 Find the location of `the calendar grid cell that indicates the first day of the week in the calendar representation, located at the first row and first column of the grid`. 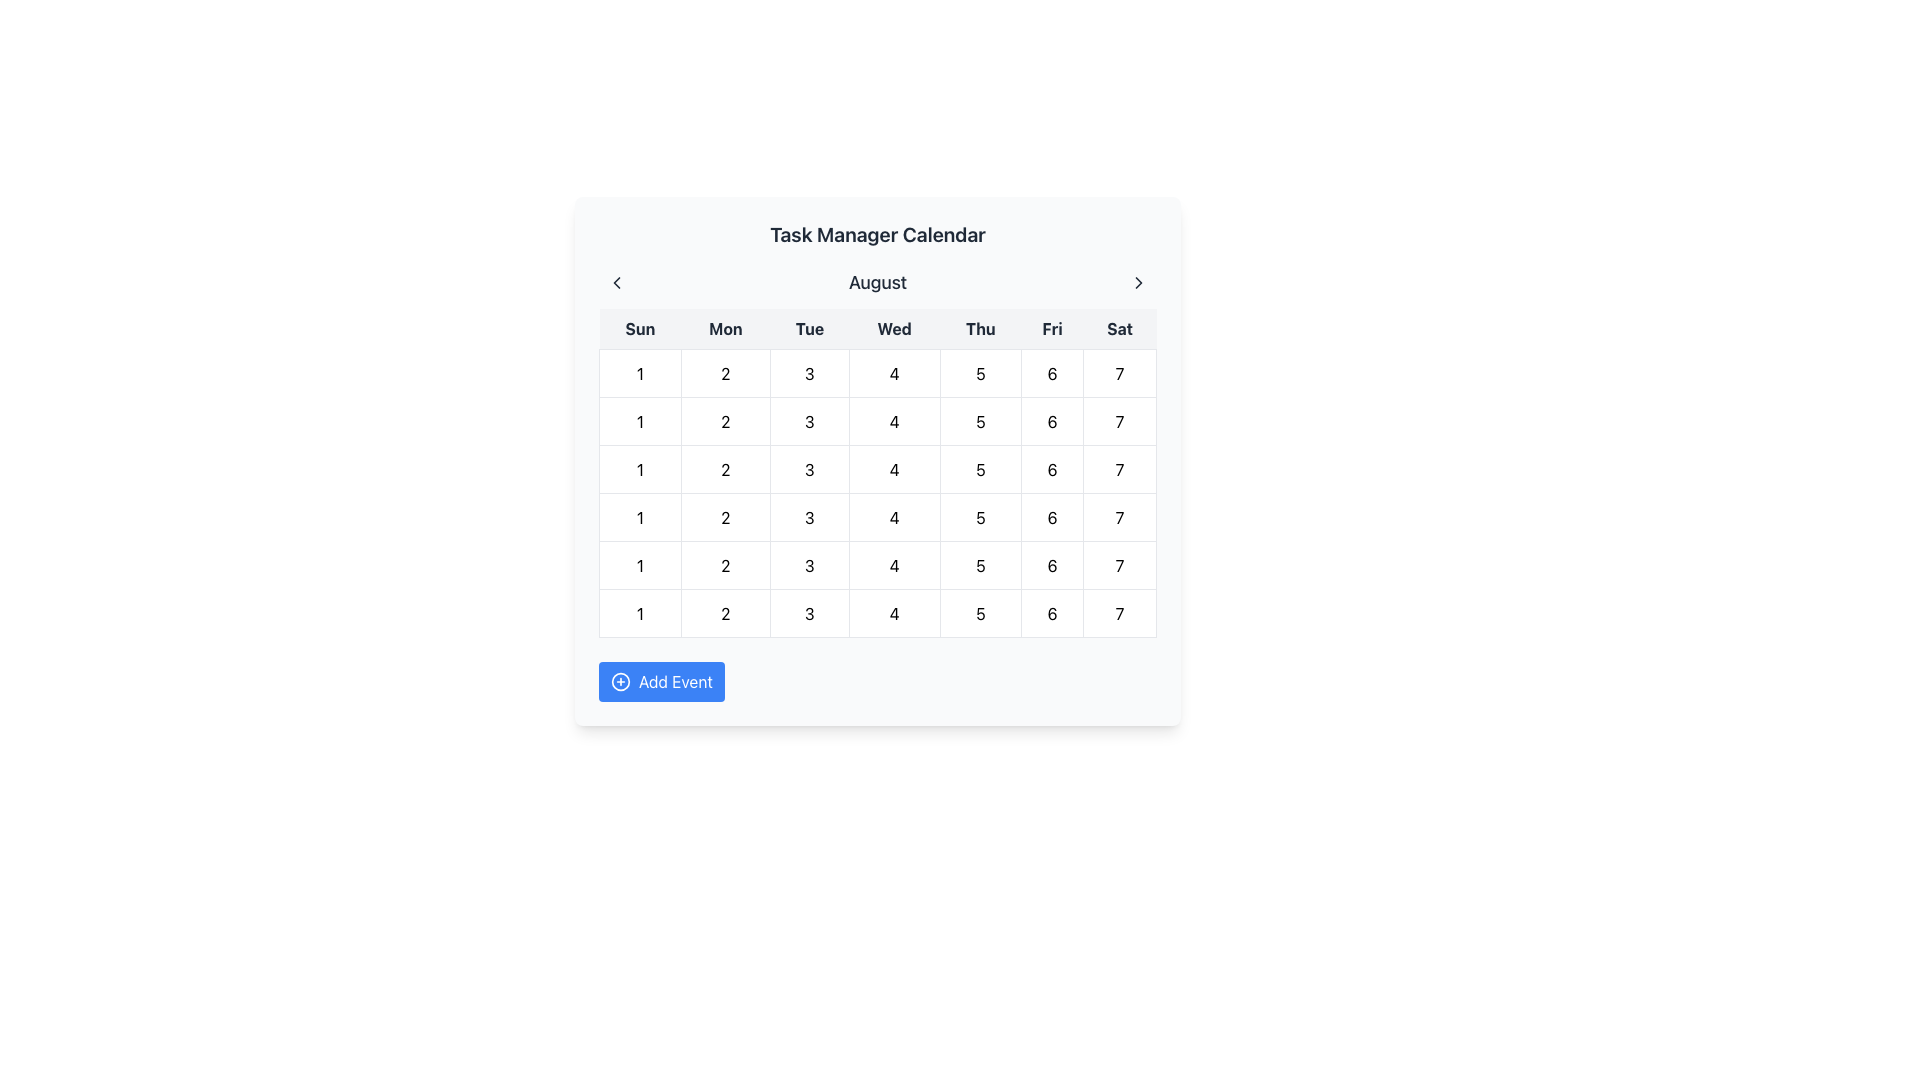

the calendar grid cell that indicates the first day of the week in the calendar representation, located at the first row and first column of the grid is located at coordinates (640, 373).